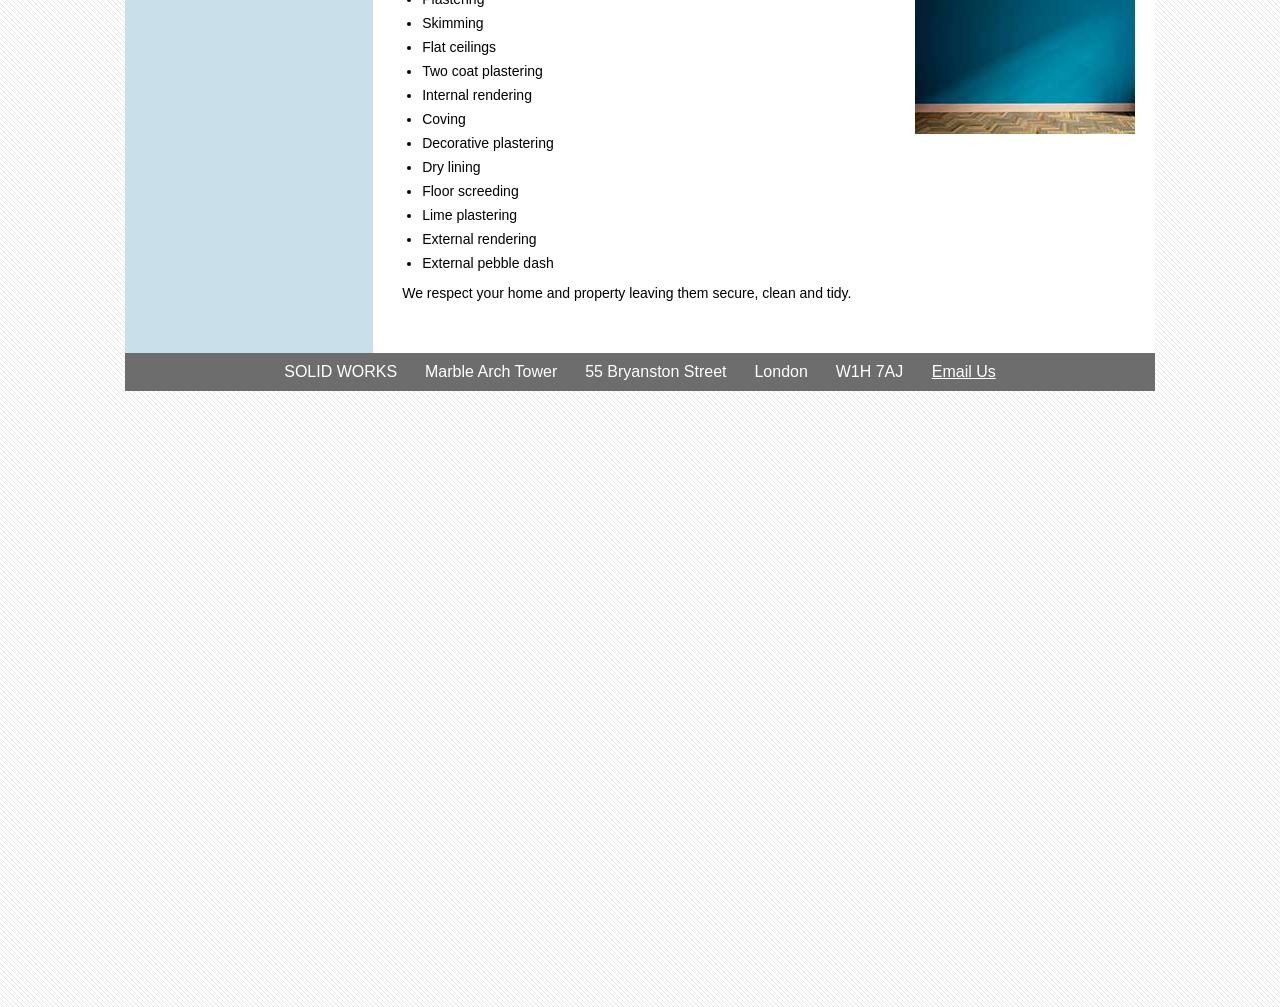 Image resolution: width=1280 pixels, height=1007 pixels. I want to click on 'SOLID WORKS', so click(283, 371).